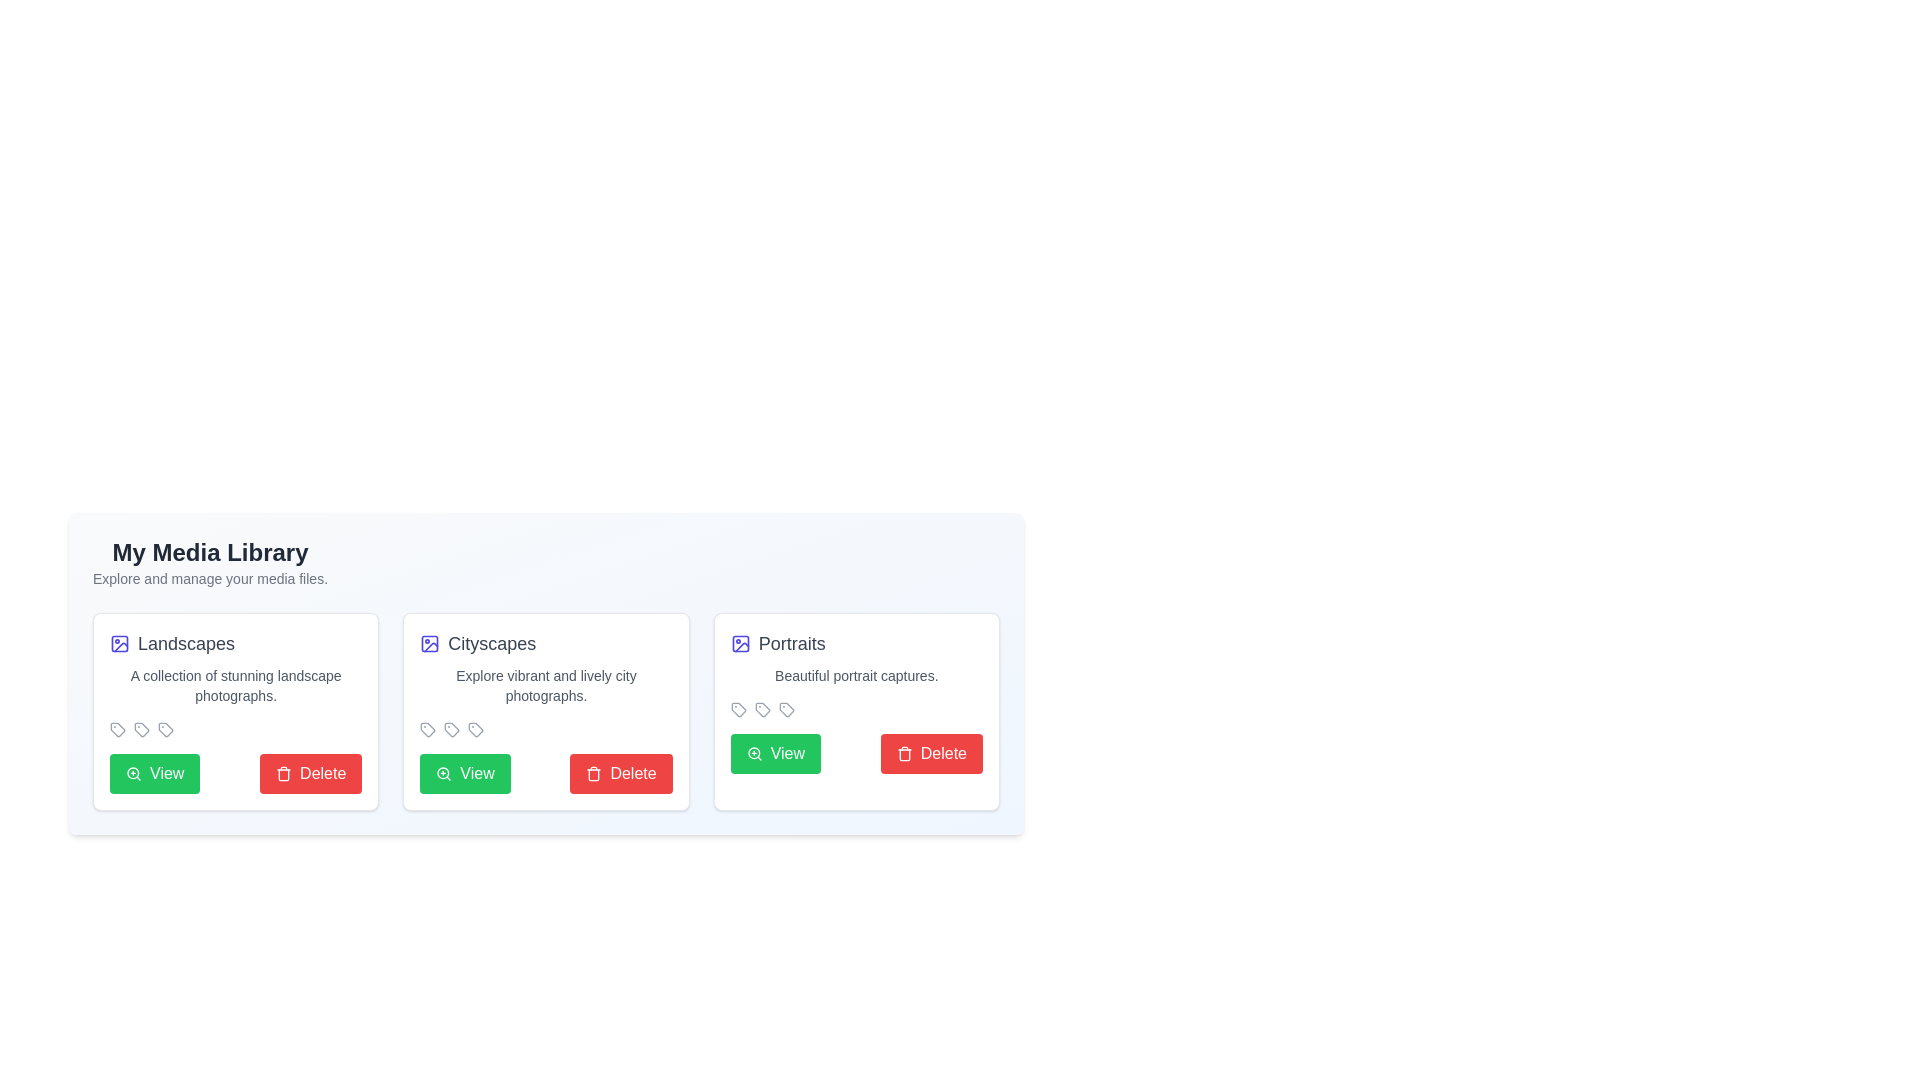 The width and height of the screenshot is (1920, 1080). What do you see at coordinates (429, 644) in the screenshot?
I see `the small rectangle with rounded corners inside the photograph icon located at the top-left corner of the 'Landscapes' card` at bounding box center [429, 644].